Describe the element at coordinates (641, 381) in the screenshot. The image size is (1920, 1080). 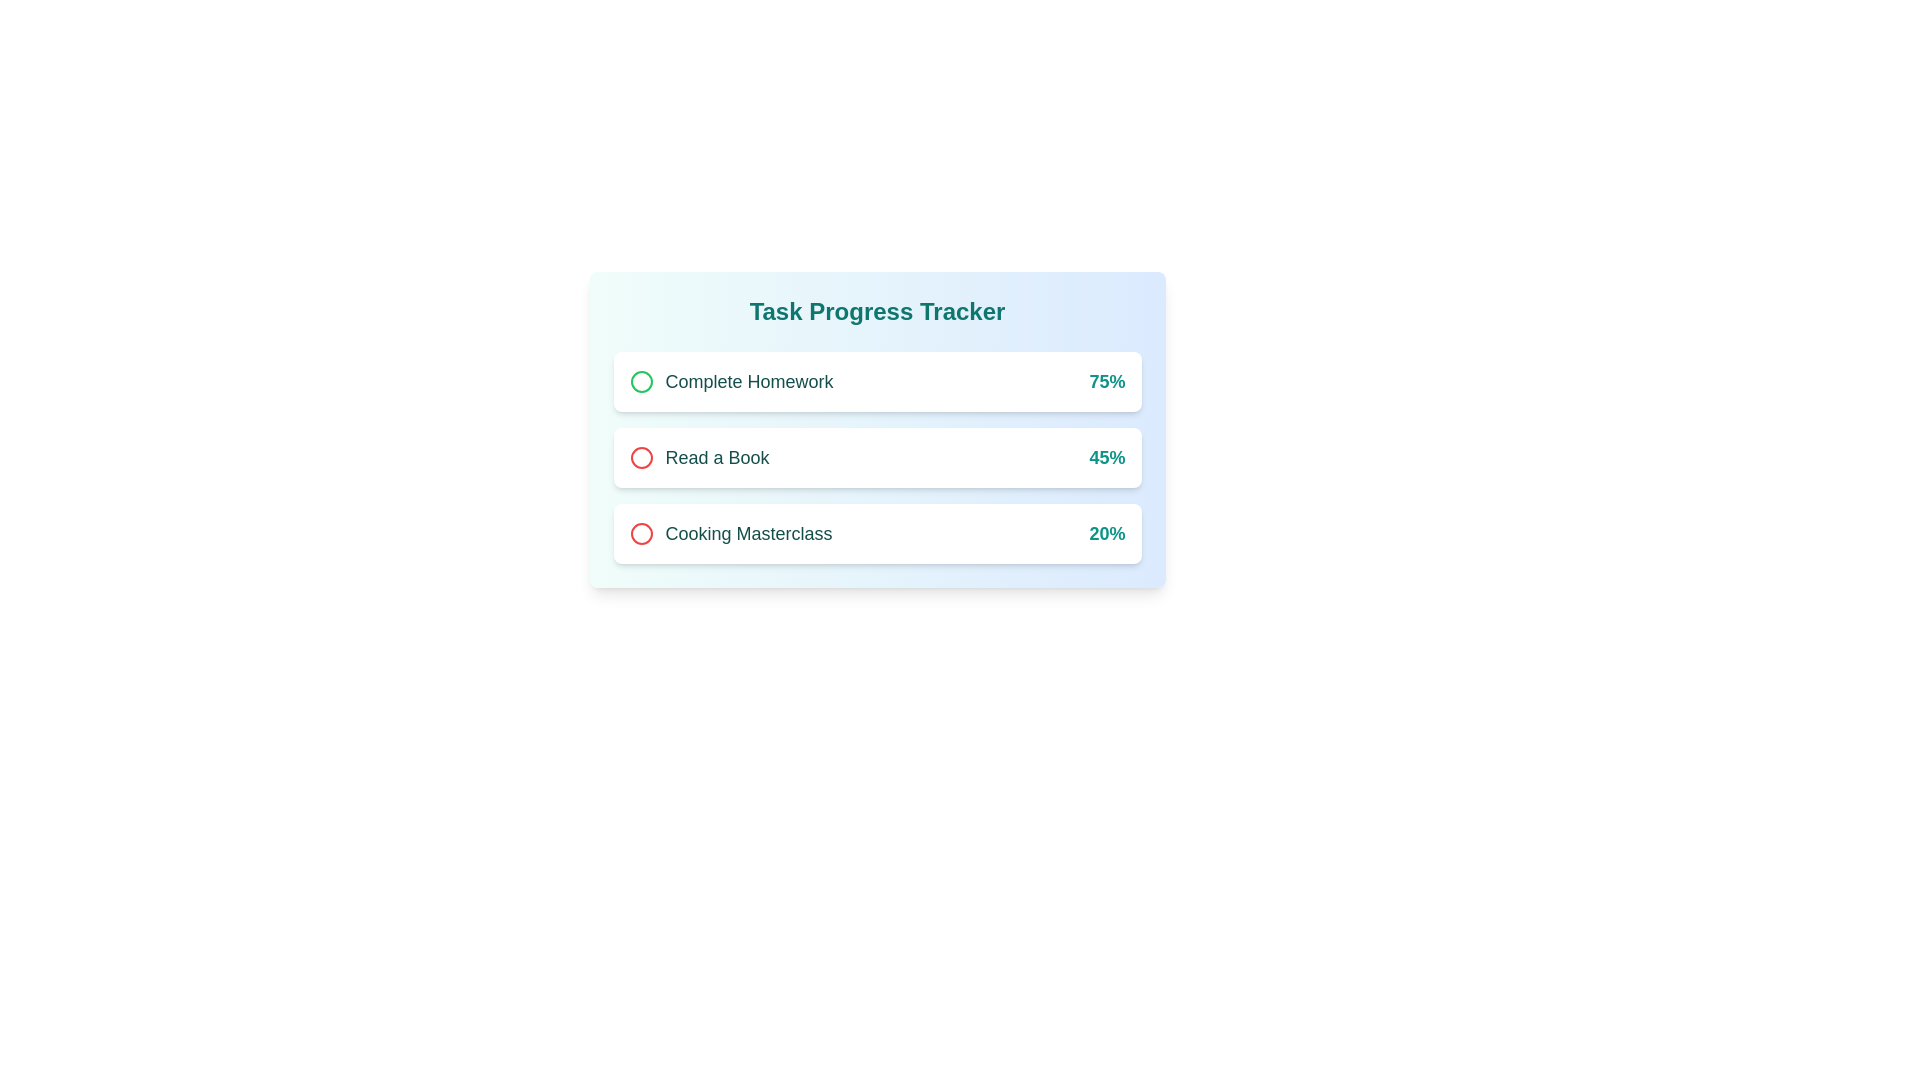
I see `the Circle (SVG Shape Component) that visually represents the completion state of the 'Complete Homework' task item in the progress tracker` at that location.